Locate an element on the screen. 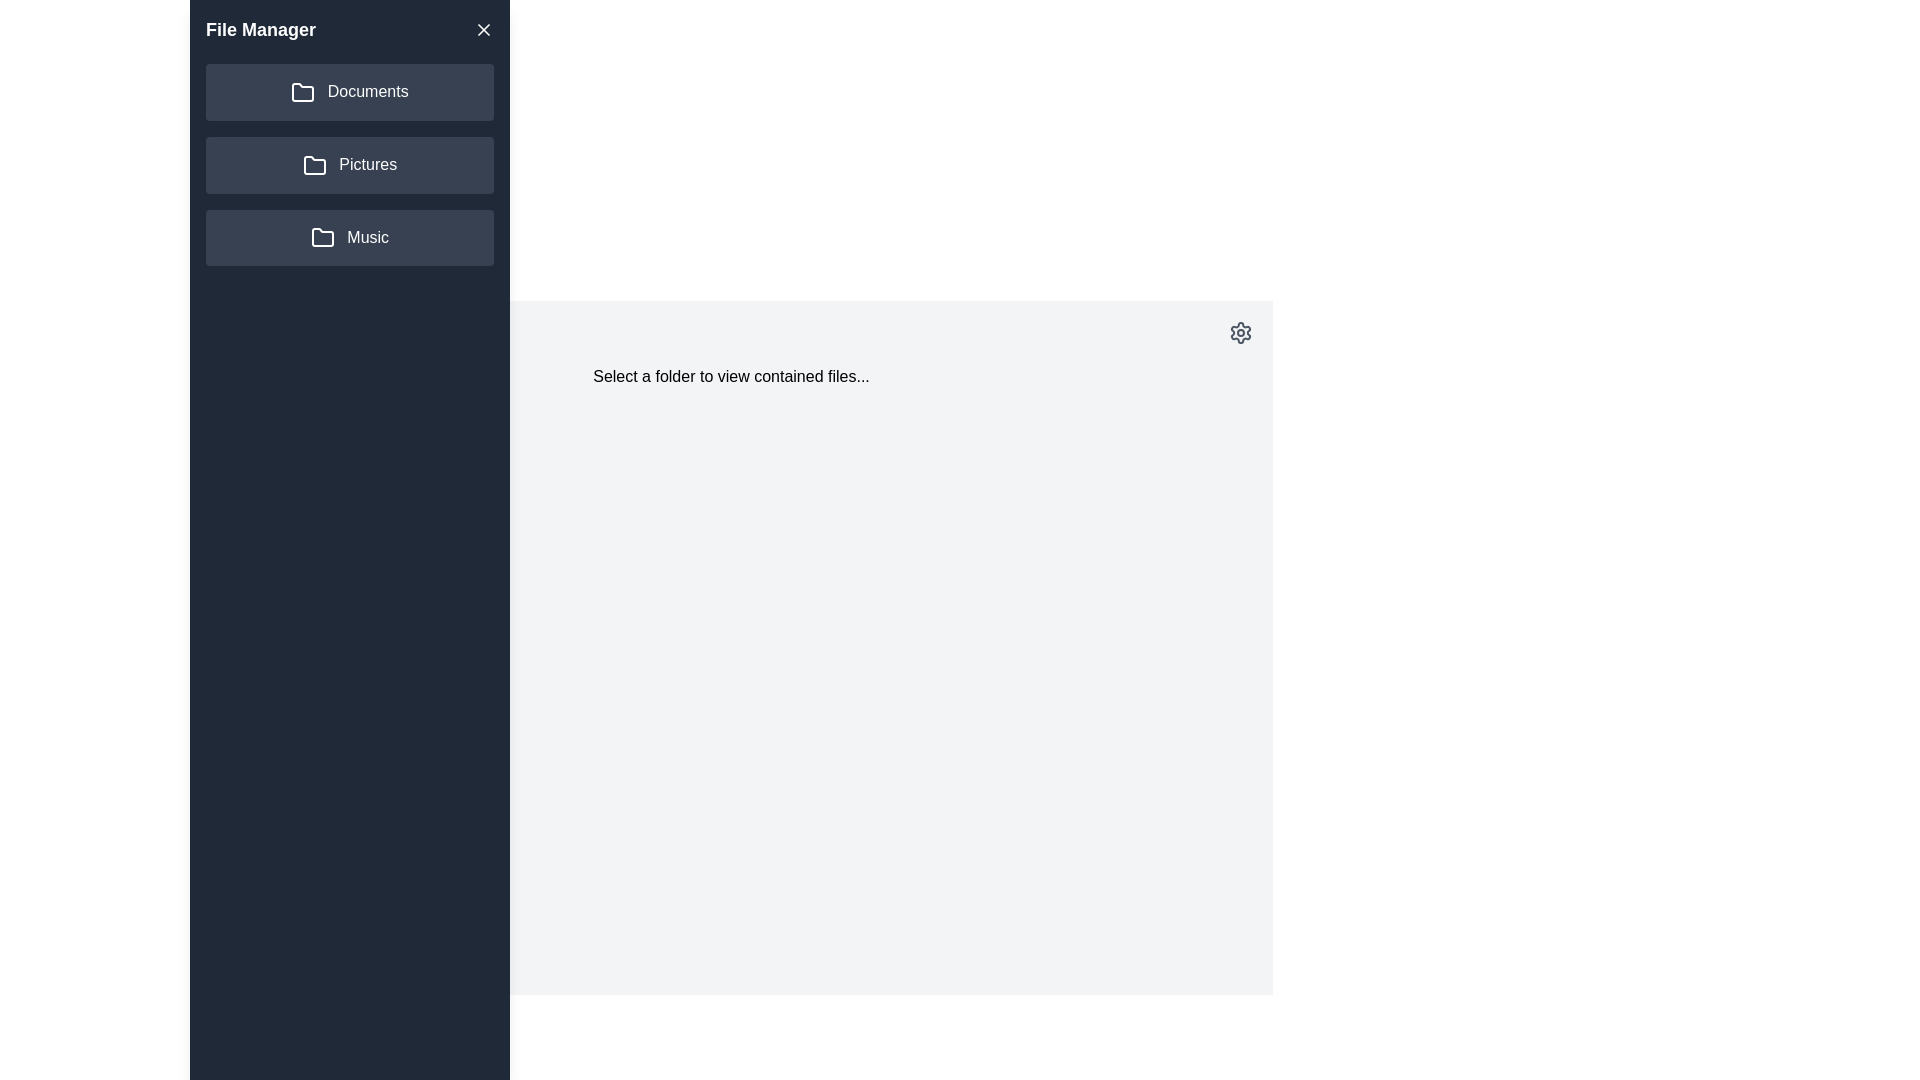 This screenshot has width=1920, height=1080. the folder named Documents is located at coordinates (350, 92).